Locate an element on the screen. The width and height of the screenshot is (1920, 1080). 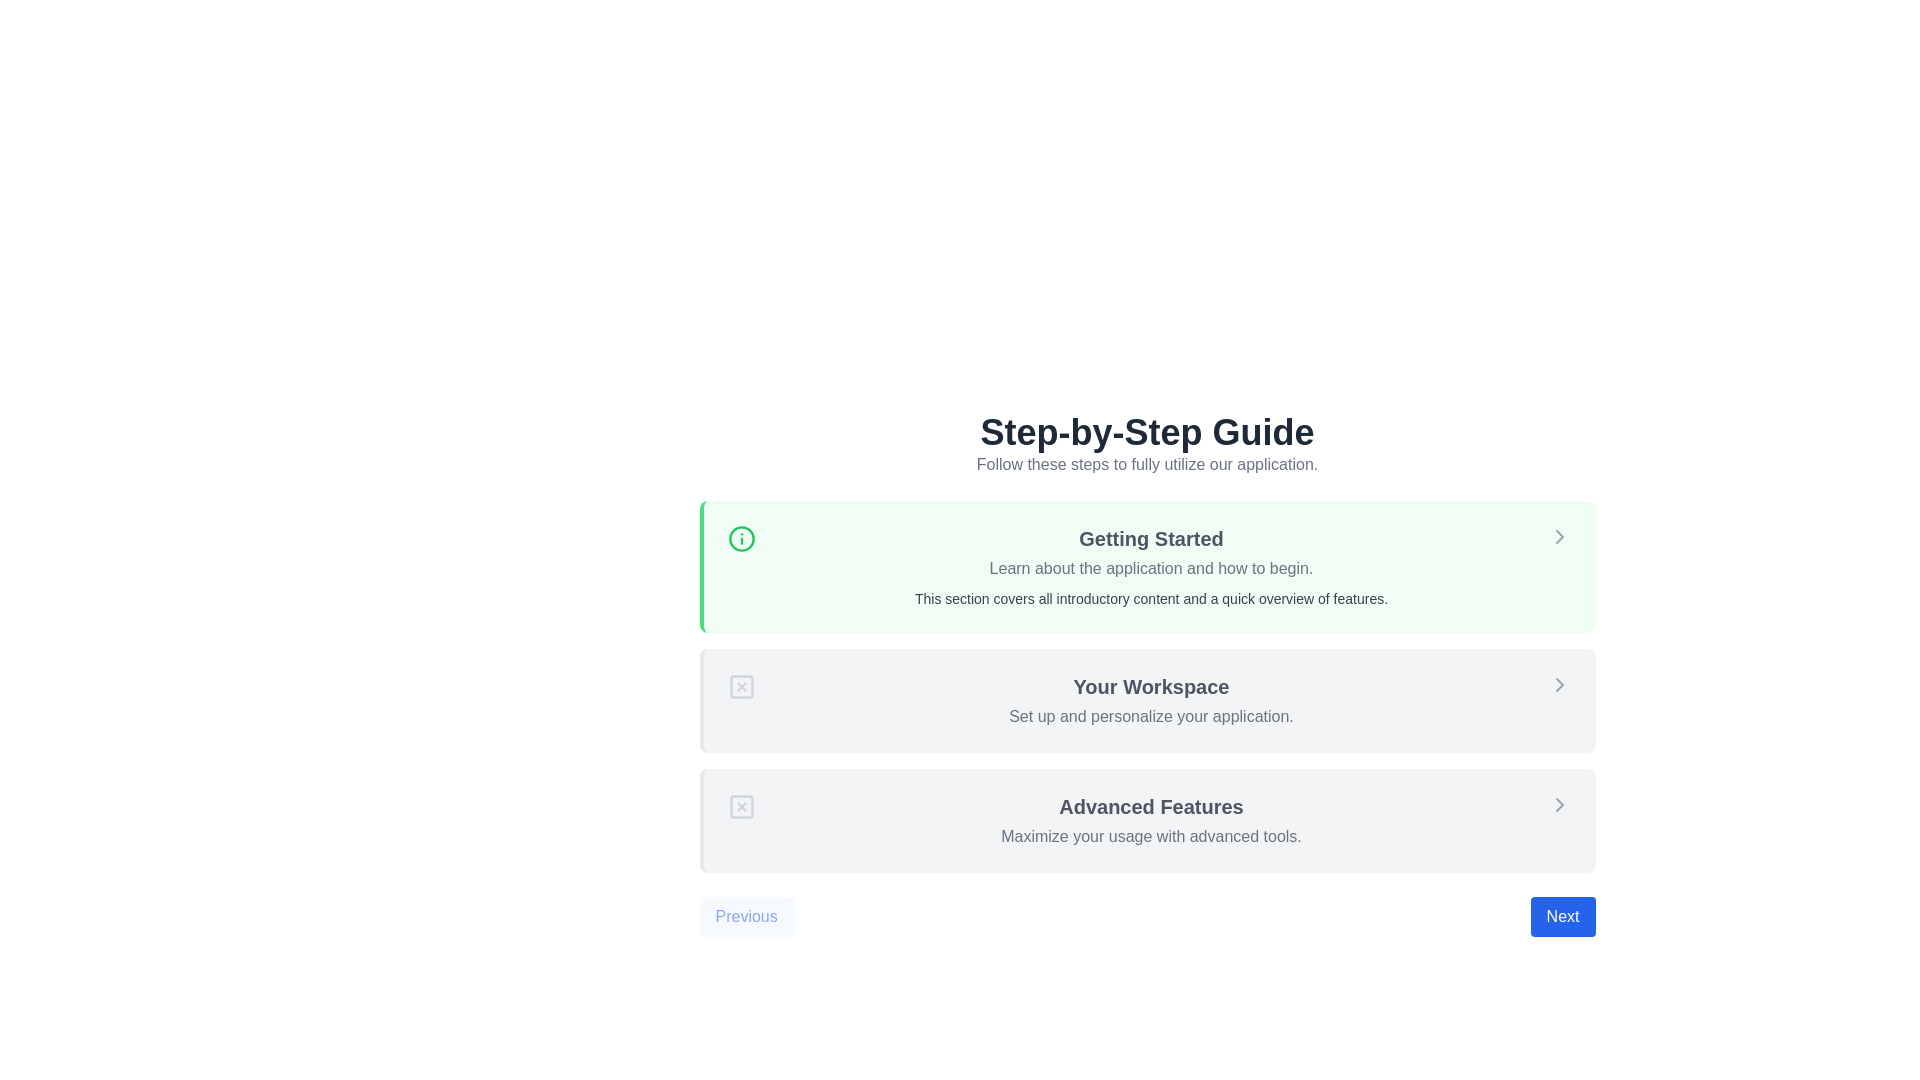
text label titled 'Advanced Features' which includes the description 'Maximize your usage with advanced tools.' located in the third section of the vertically stacked list is located at coordinates (1151, 821).